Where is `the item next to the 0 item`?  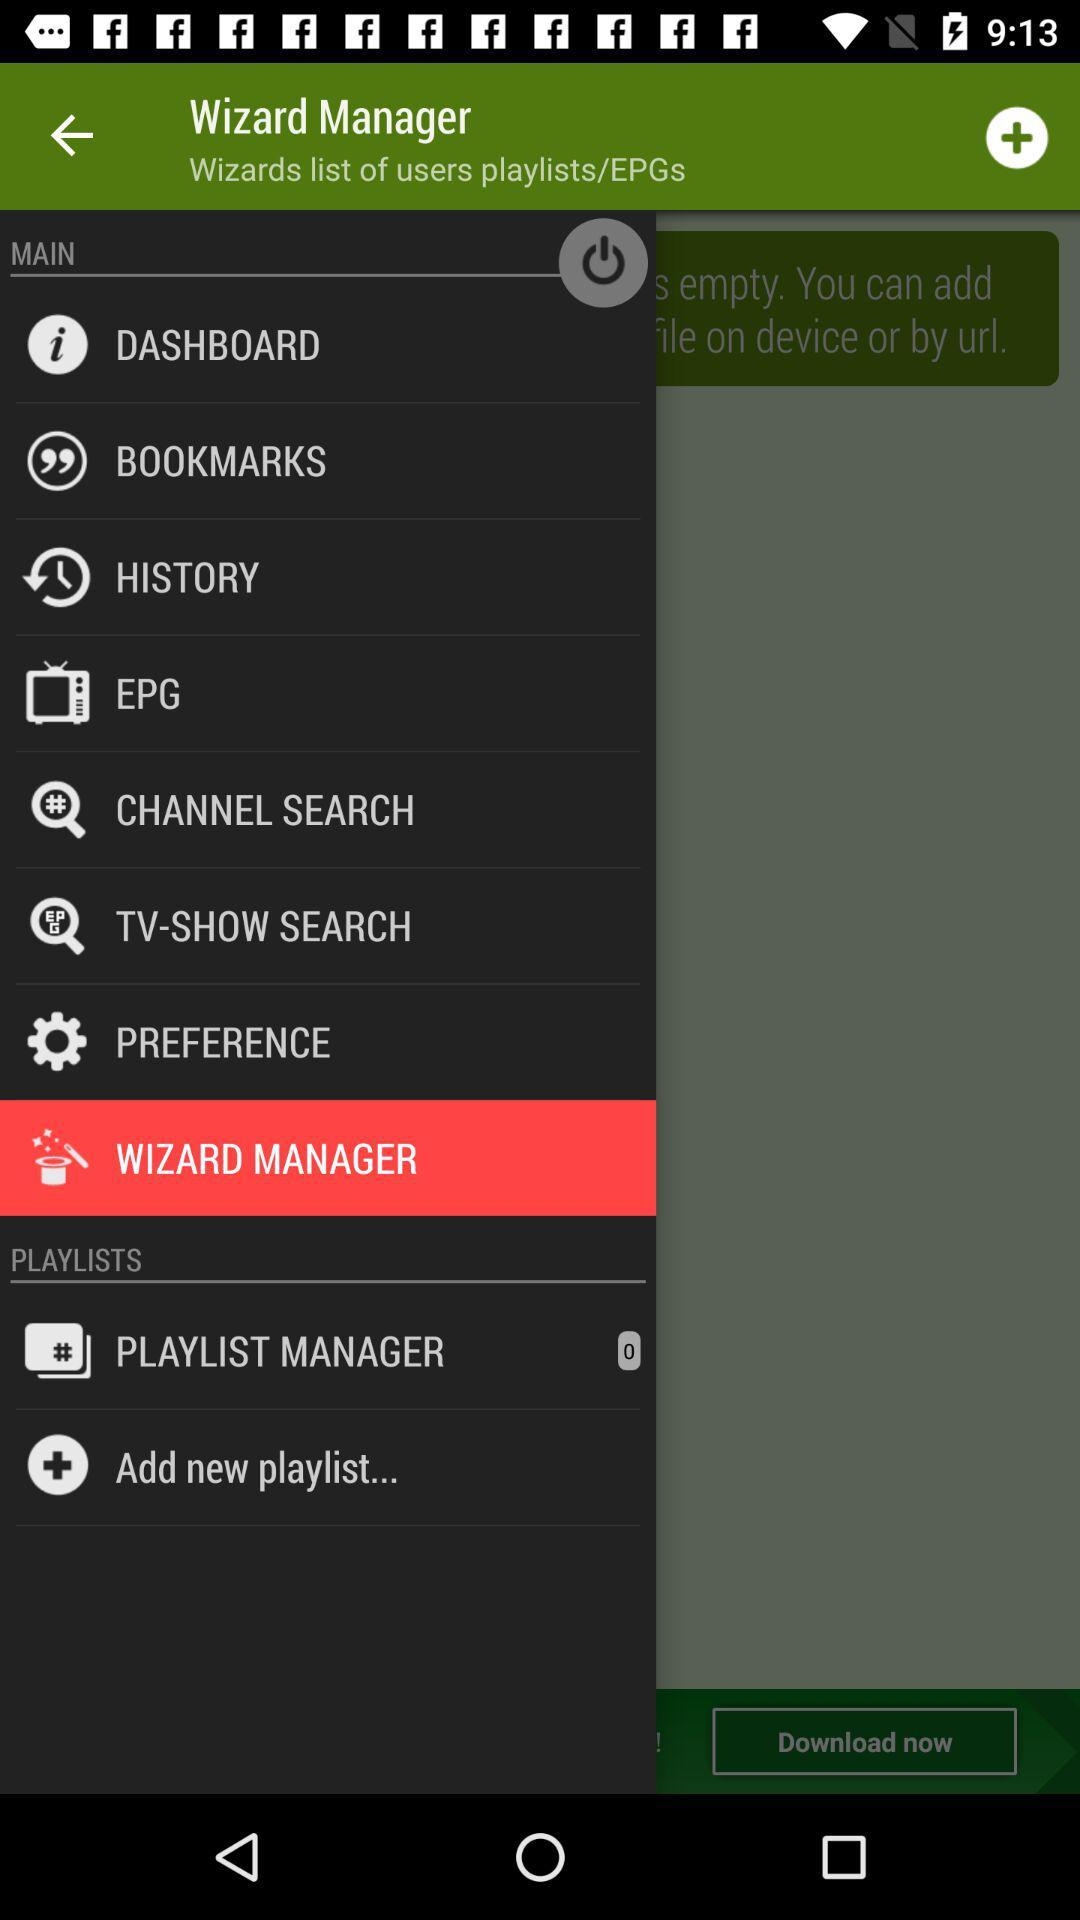 the item next to the 0 item is located at coordinates (280, 1350).